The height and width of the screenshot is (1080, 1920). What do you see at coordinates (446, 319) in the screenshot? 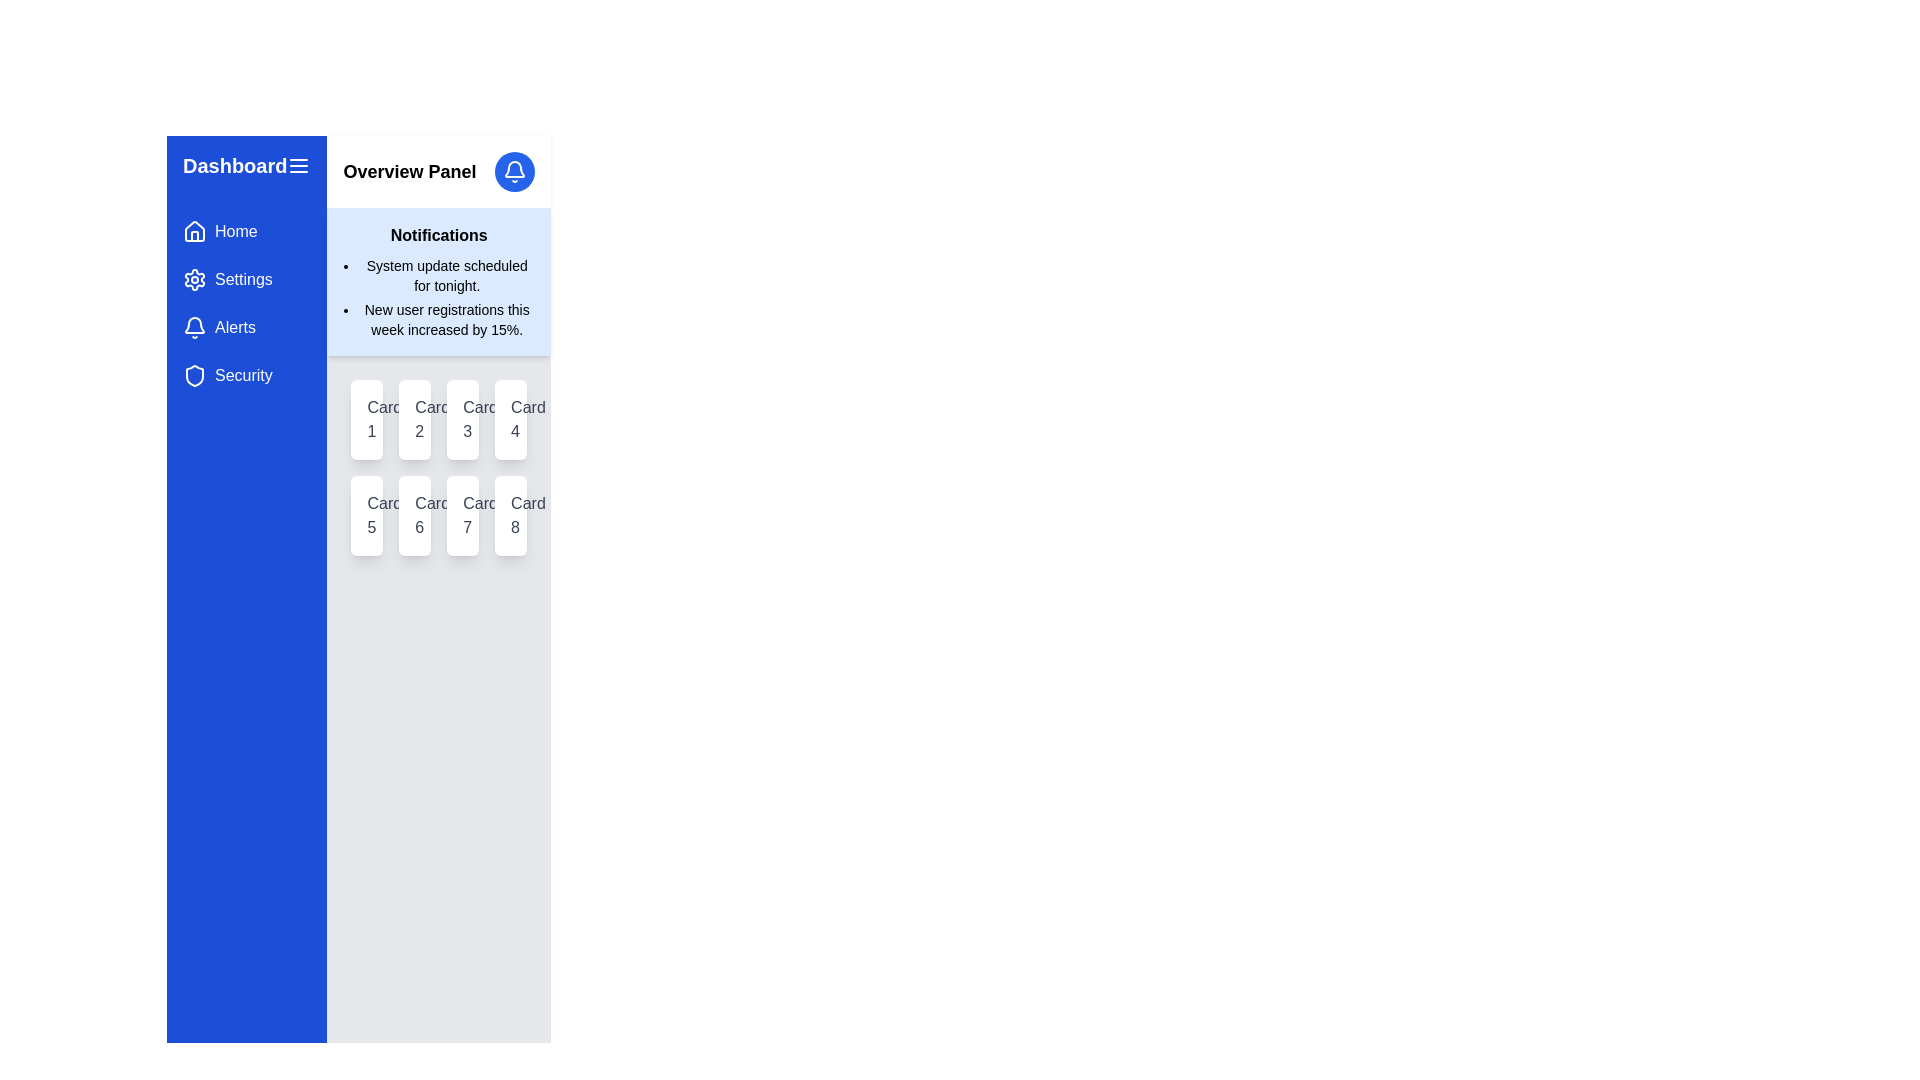
I see `the informational text in the 'Overview Panel' section that notifies about the increase in user registrations, located beneath the title 'Notifications'` at bounding box center [446, 319].